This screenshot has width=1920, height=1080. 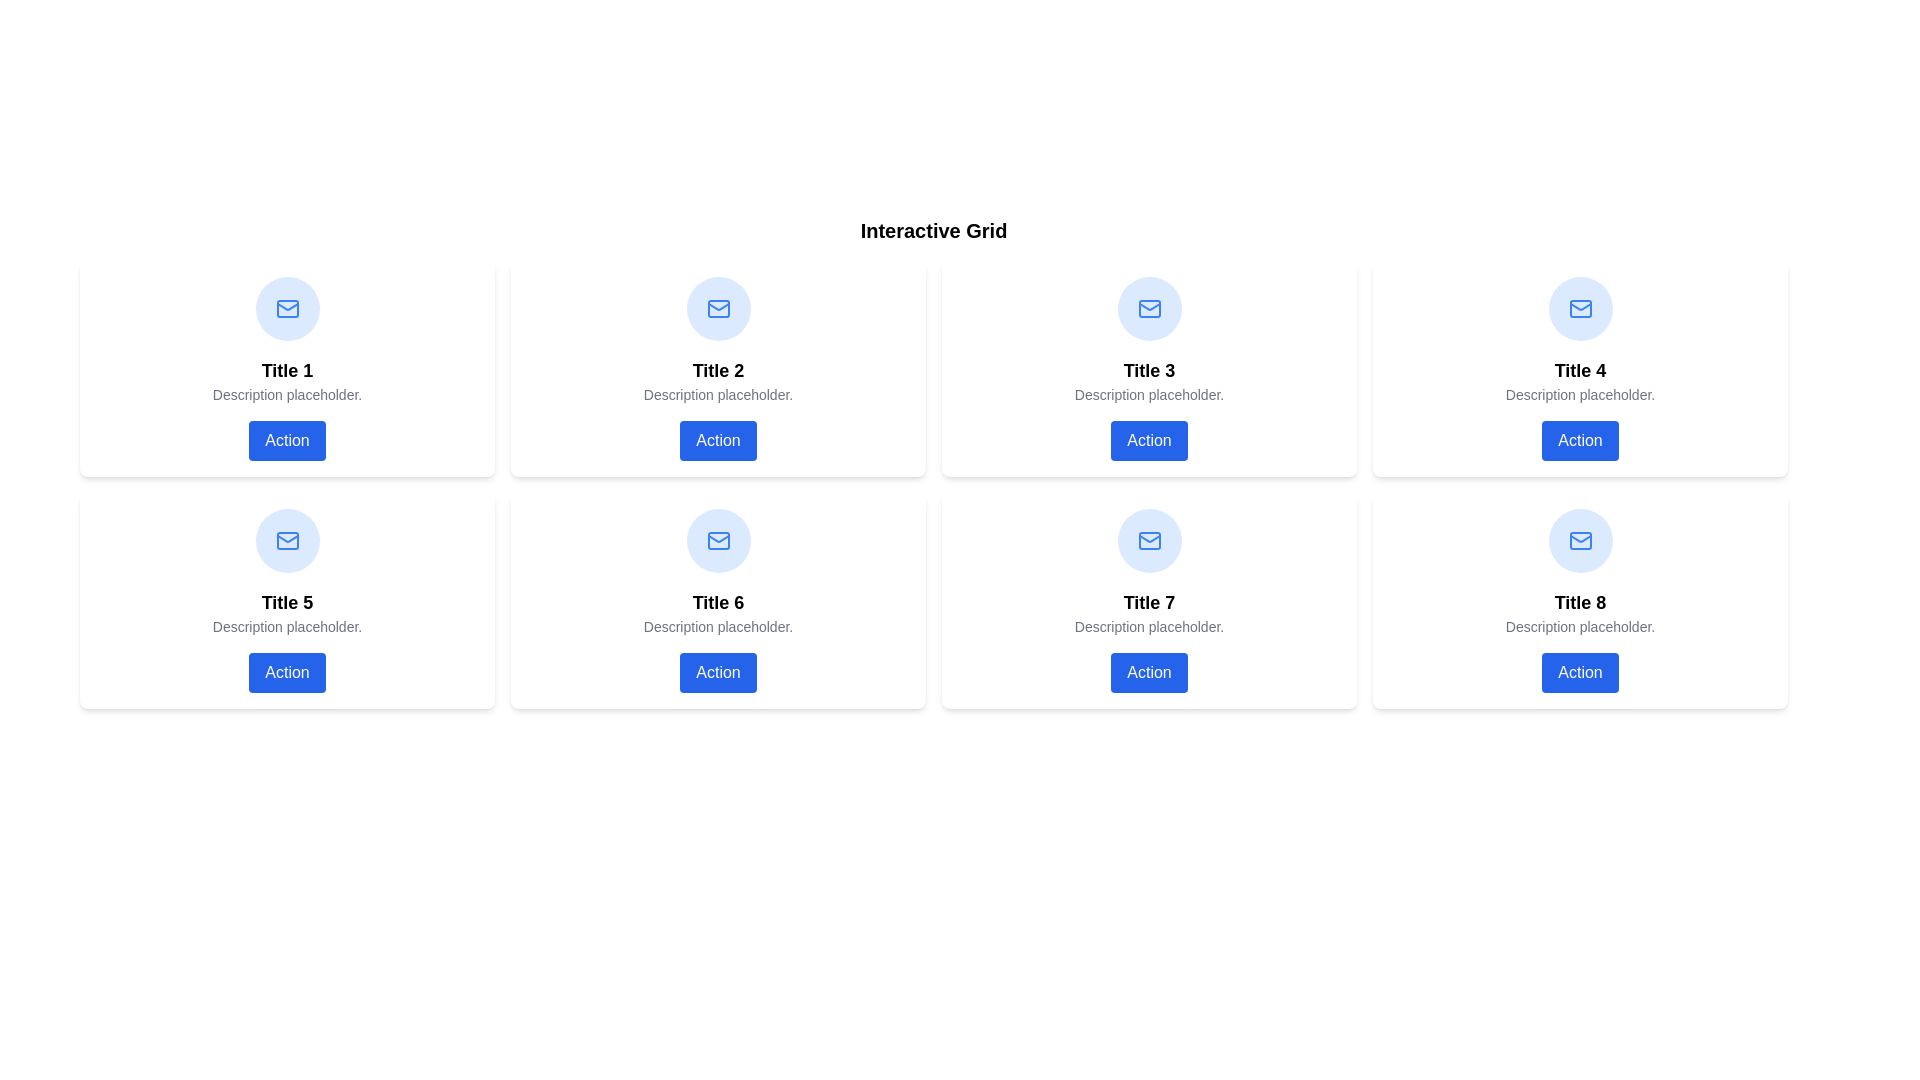 What do you see at coordinates (1149, 540) in the screenshot?
I see `the Decorative Icon, which is a circular icon with a blue background and a white envelope illustration, located in the second row, third column of the grid` at bounding box center [1149, 540].